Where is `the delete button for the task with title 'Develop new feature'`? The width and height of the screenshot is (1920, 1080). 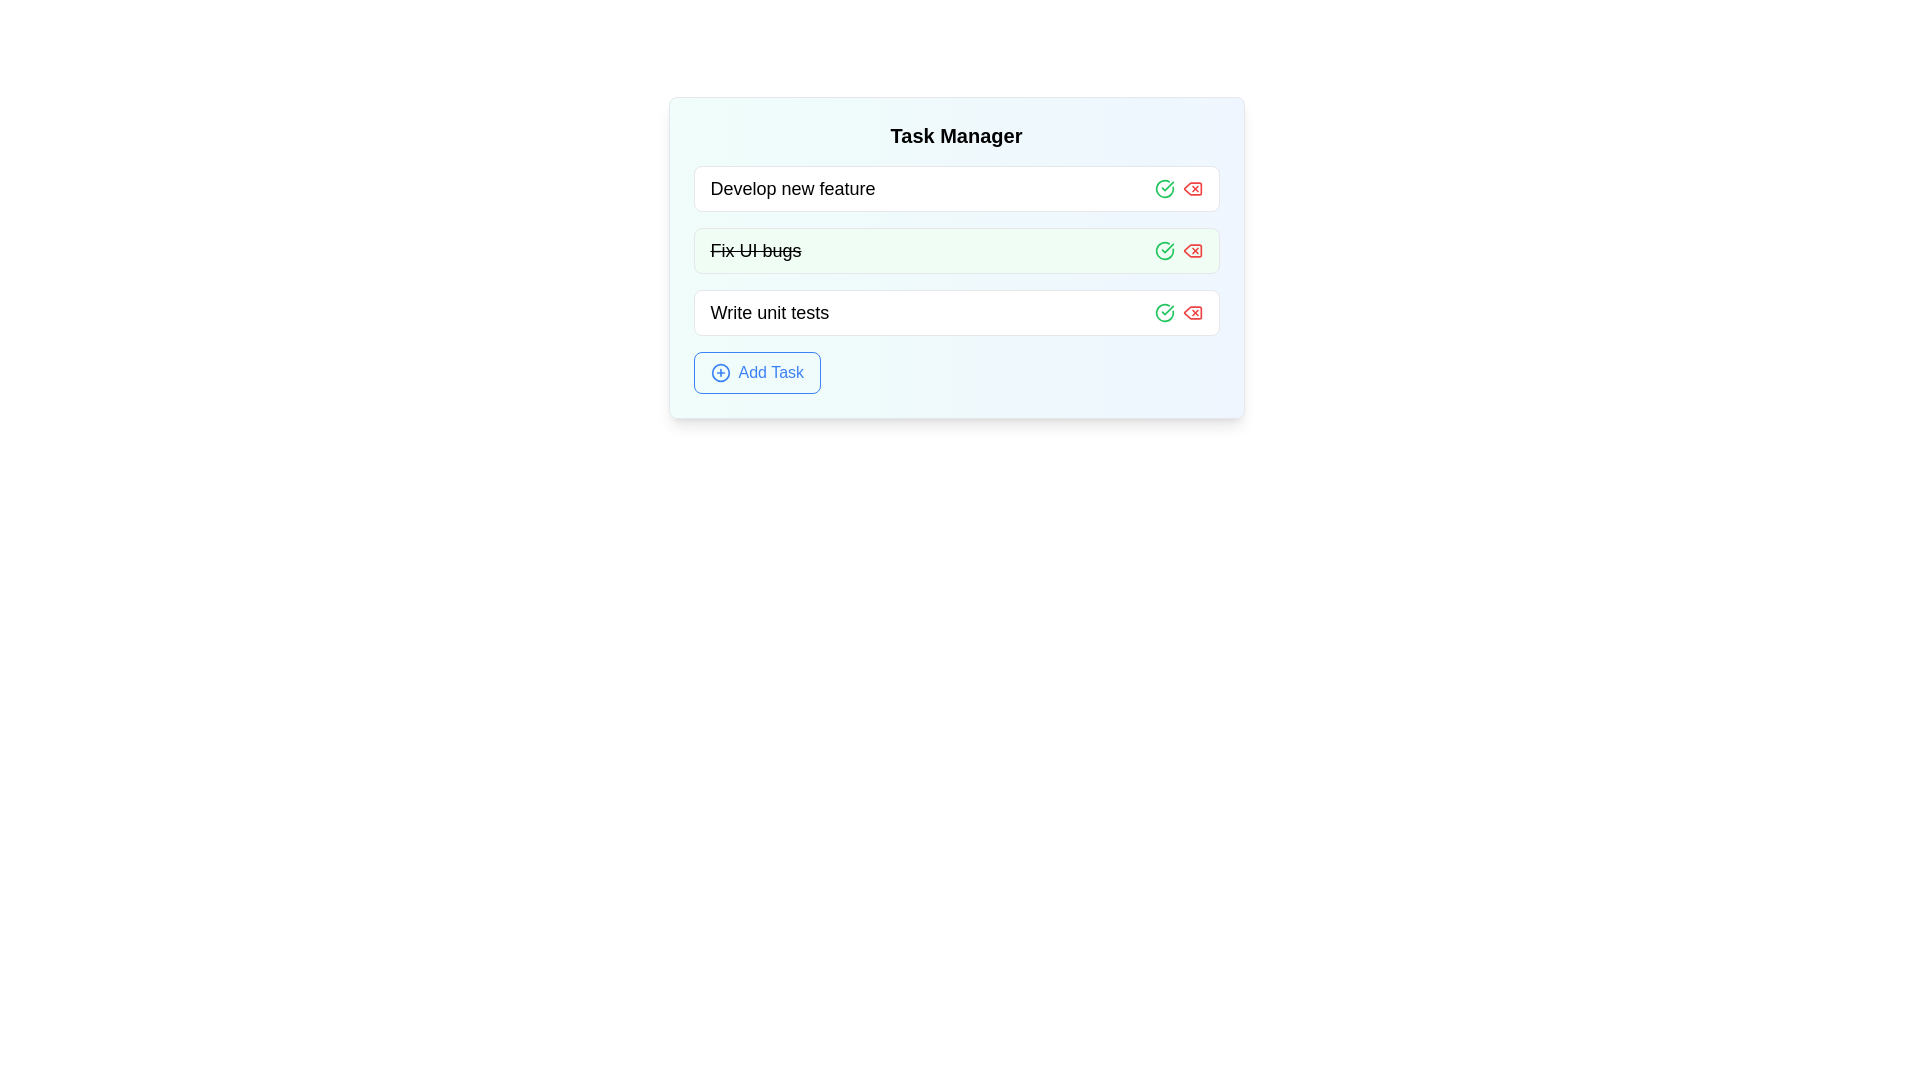 the delete button for the task with title 'Develop new feature' is located at coordinates (1192, 189).